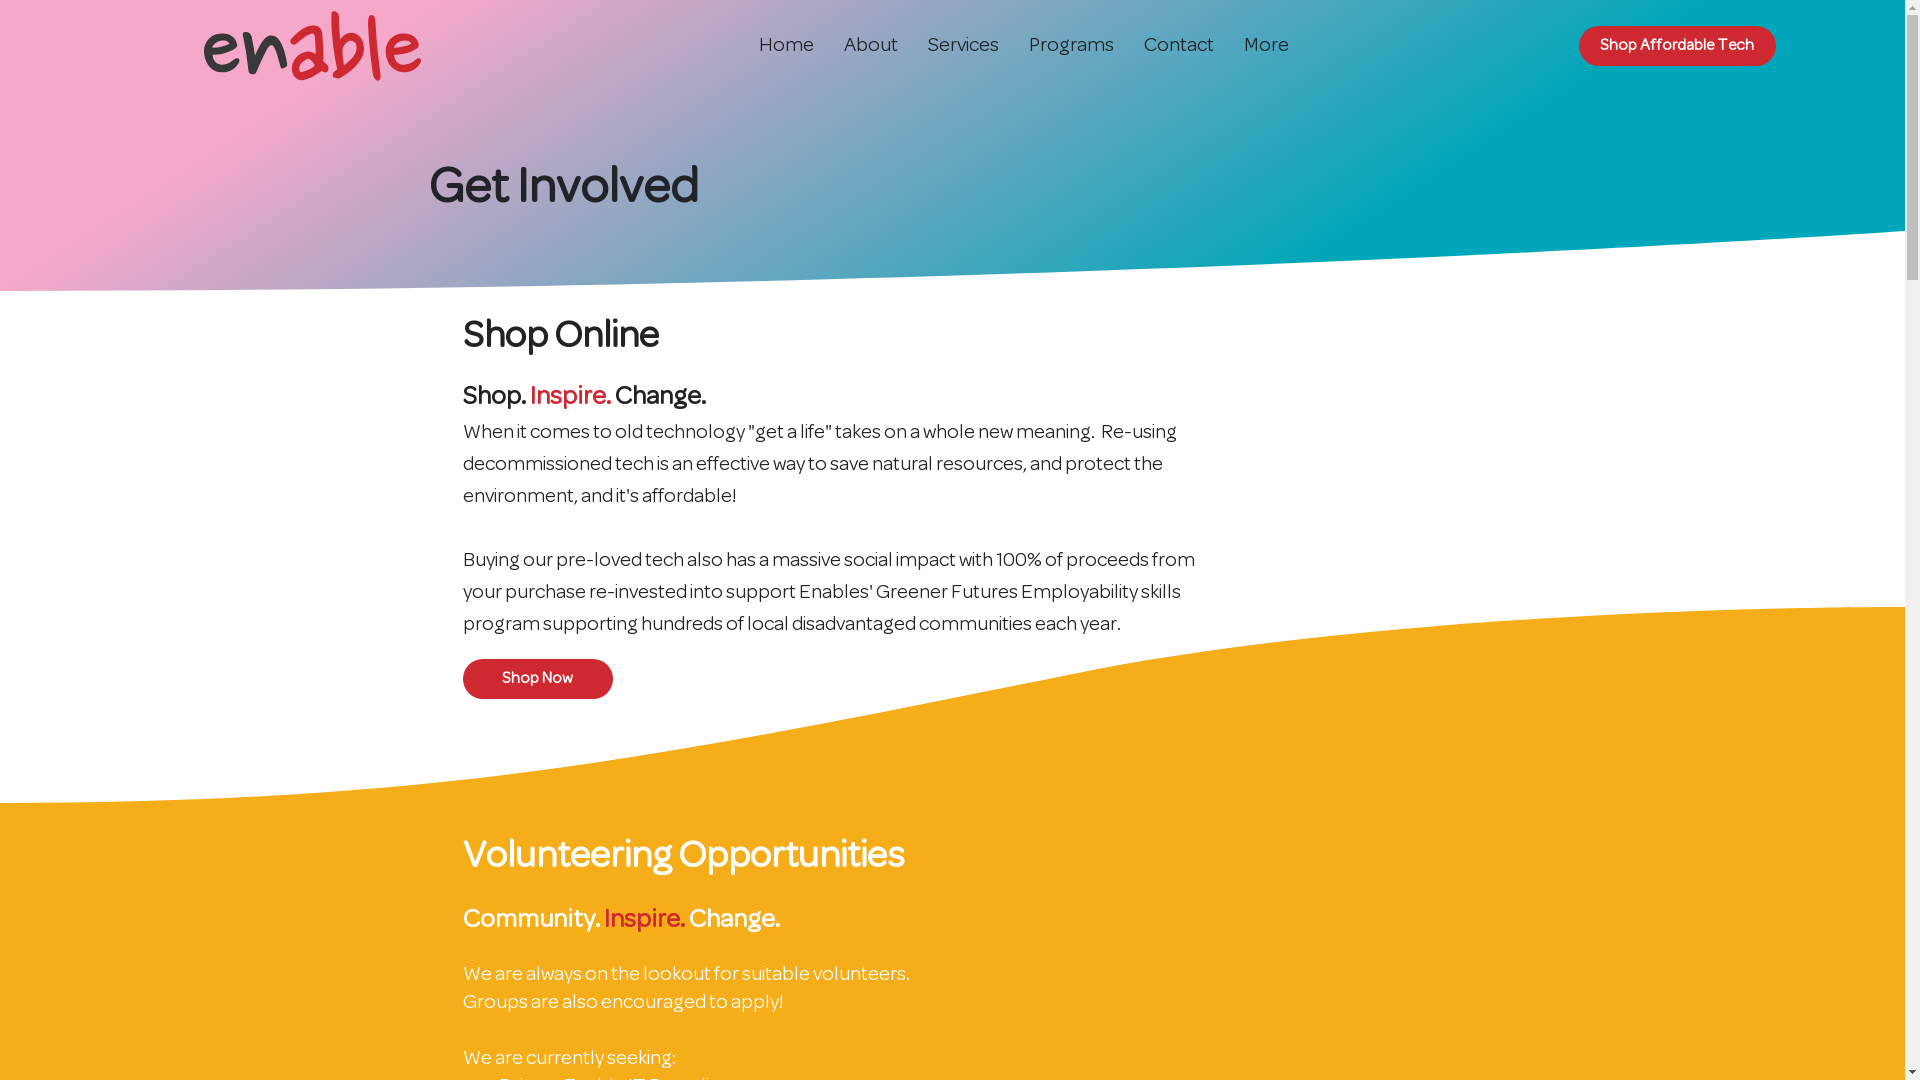 The image size is (1920, 1080). I want to click on 'Shop Now', so click(537, 677).